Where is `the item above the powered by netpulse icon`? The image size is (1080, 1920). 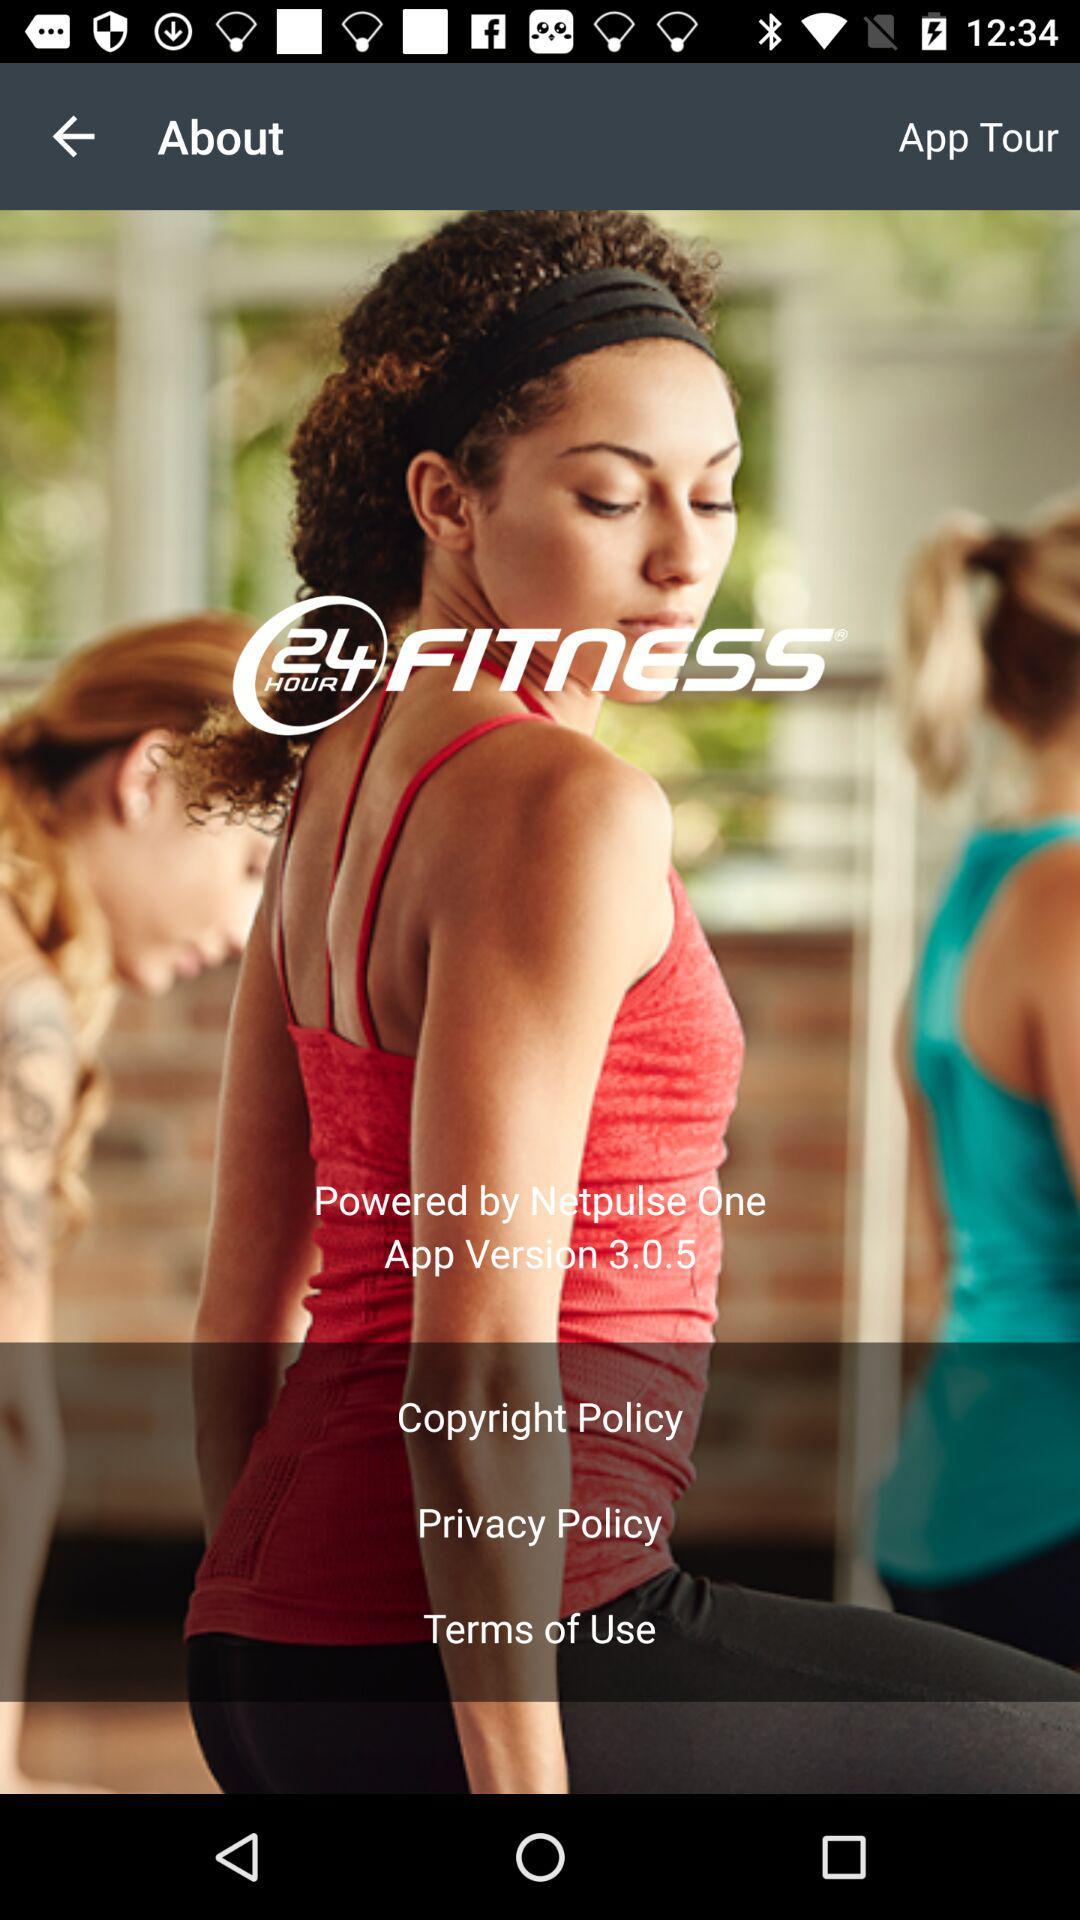
the item above the powered by netpulse icon is located at coordinates (72, 135).